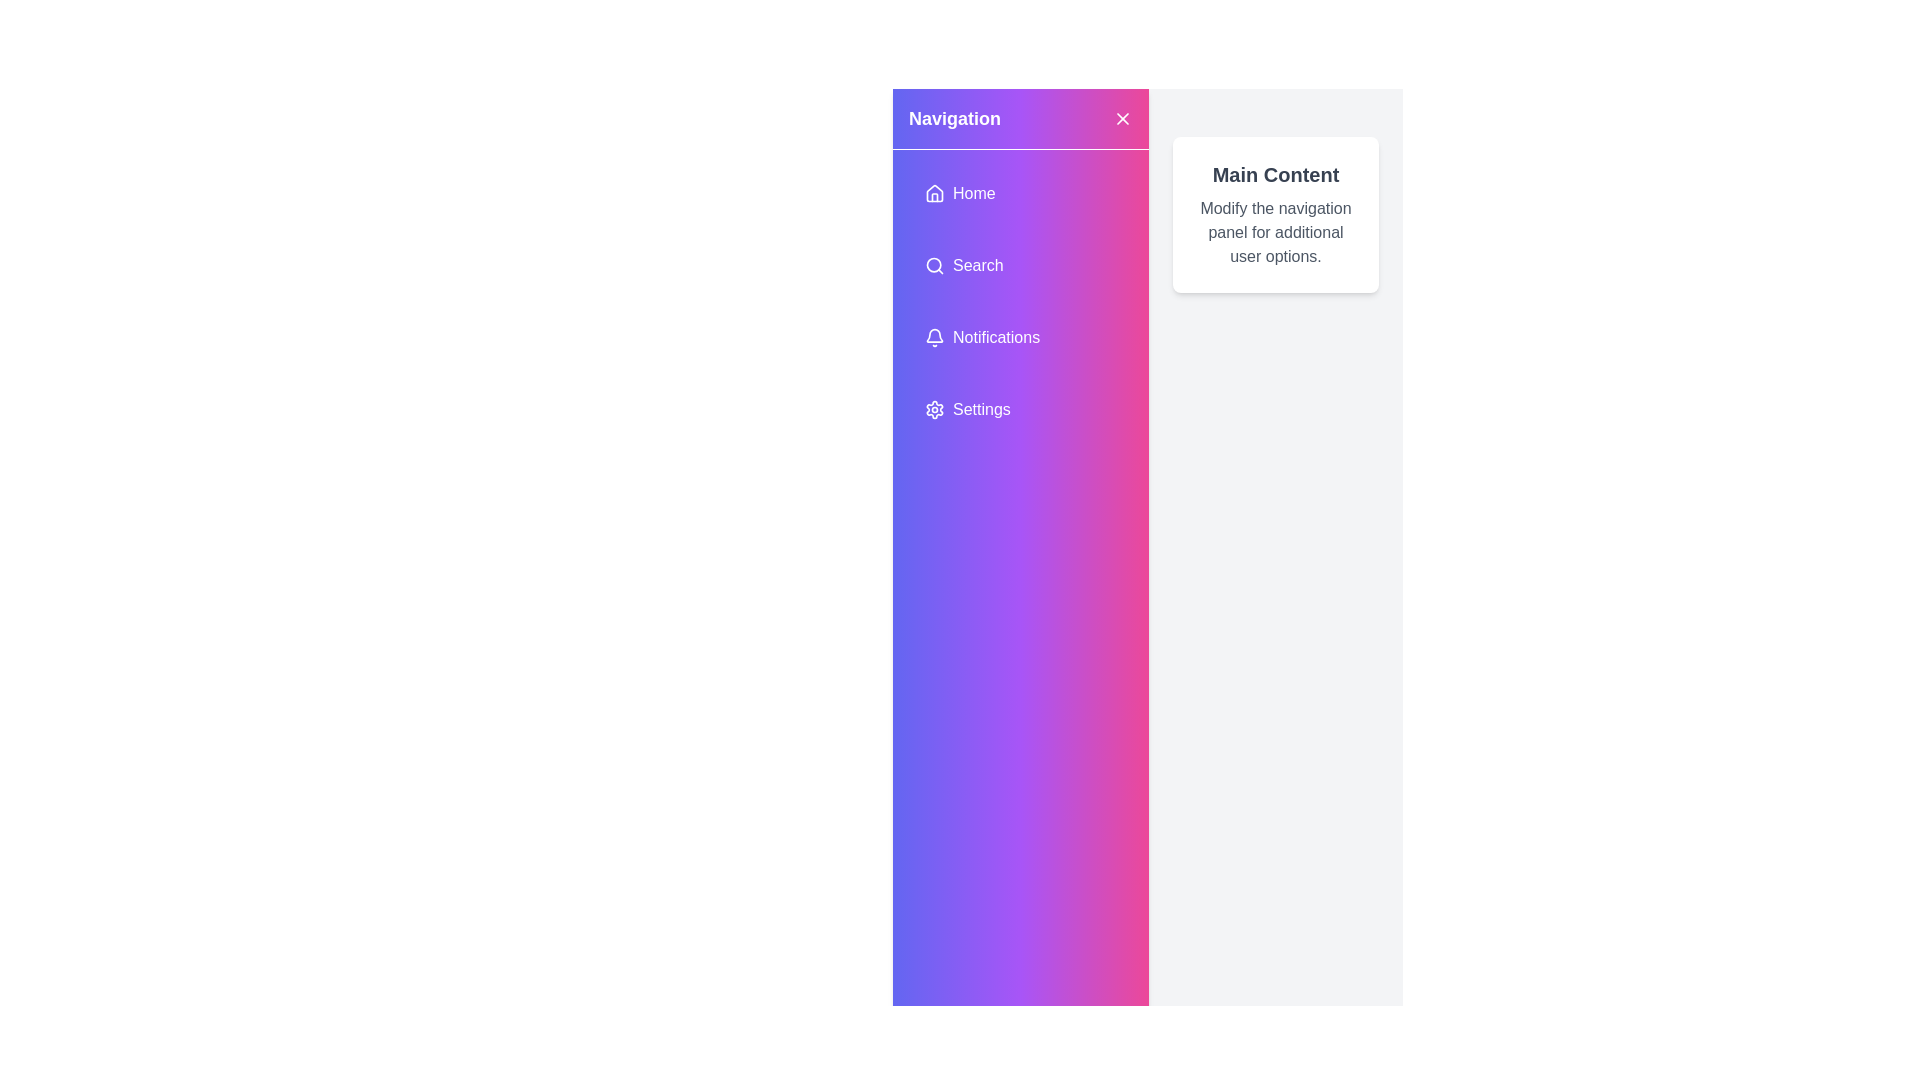 The height and width of the screenshot is (1080, 1920). I want to click on the close or dismiss icon located at the top-right corner of the purple-pink gradient navigation sidebar, so click(1123, 119).